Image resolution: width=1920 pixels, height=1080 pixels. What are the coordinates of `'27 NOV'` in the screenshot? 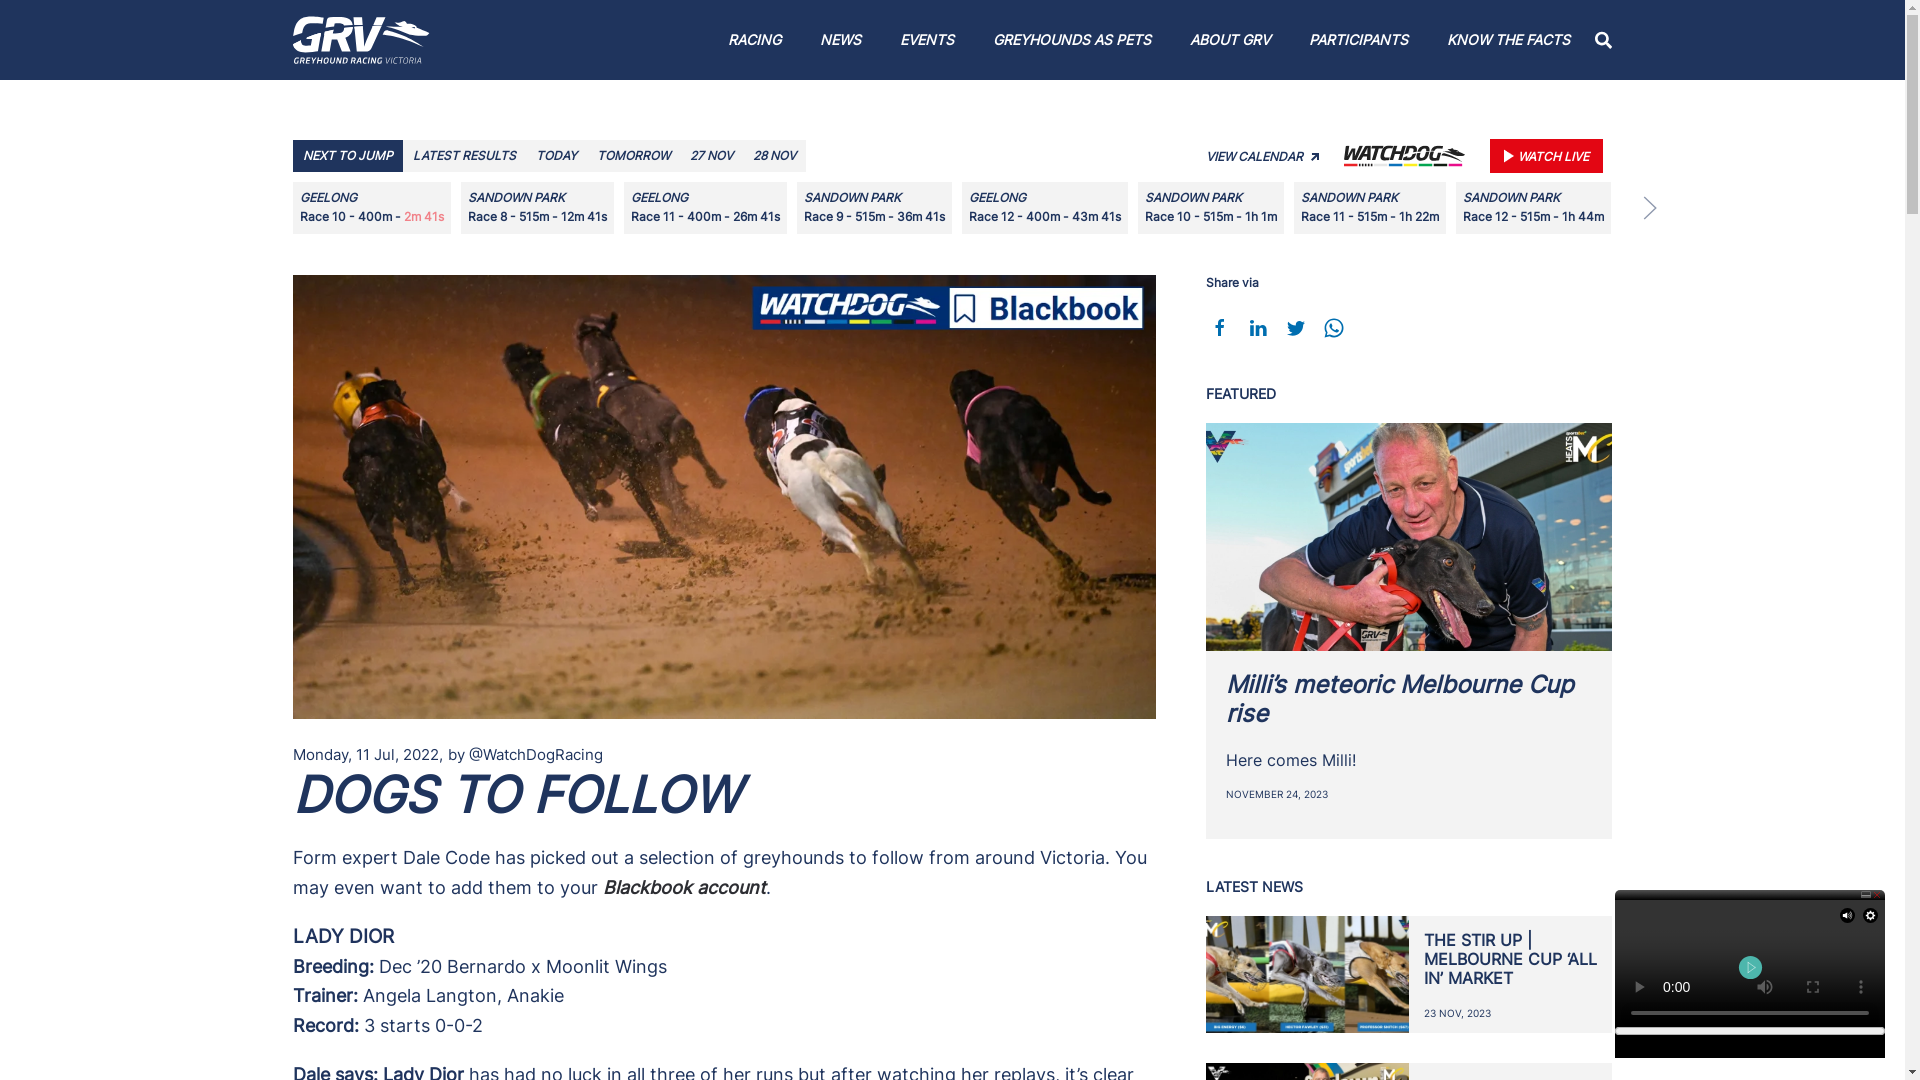 It's located at (711, 154).